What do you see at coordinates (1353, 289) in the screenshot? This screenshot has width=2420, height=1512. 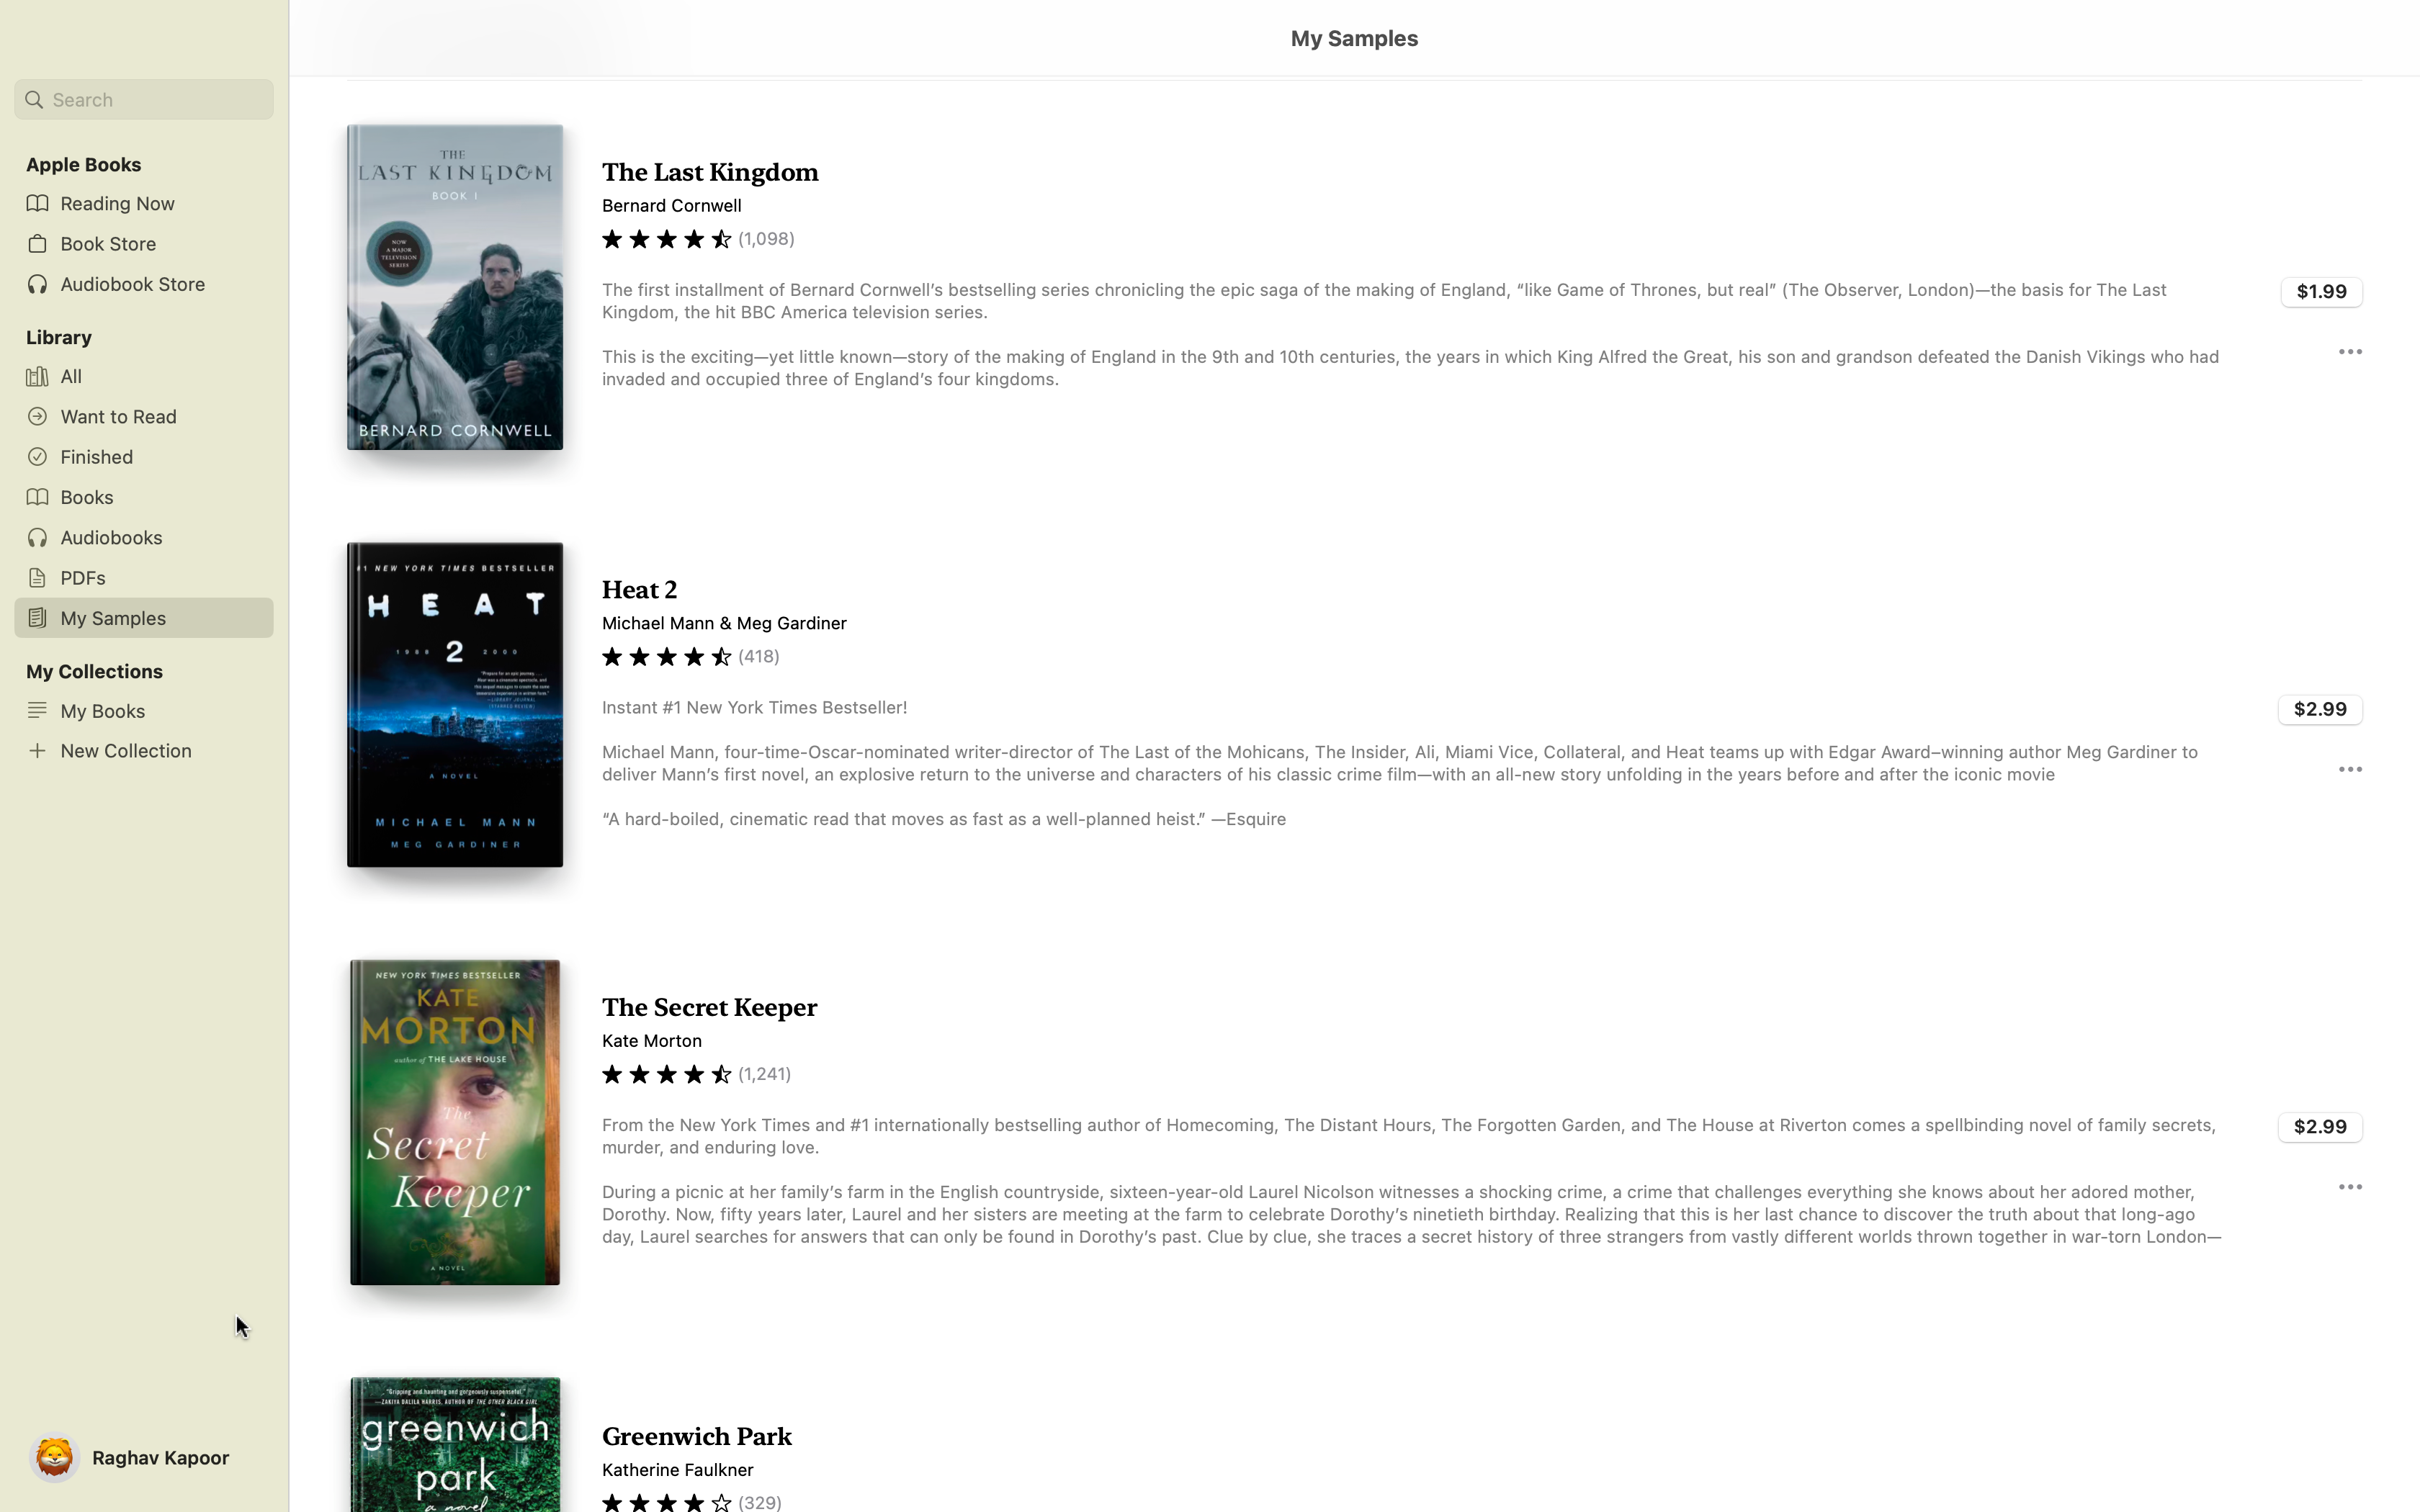 I see `double click to Read the sample of Last Kingdom` at bounding box center [1353, 289].